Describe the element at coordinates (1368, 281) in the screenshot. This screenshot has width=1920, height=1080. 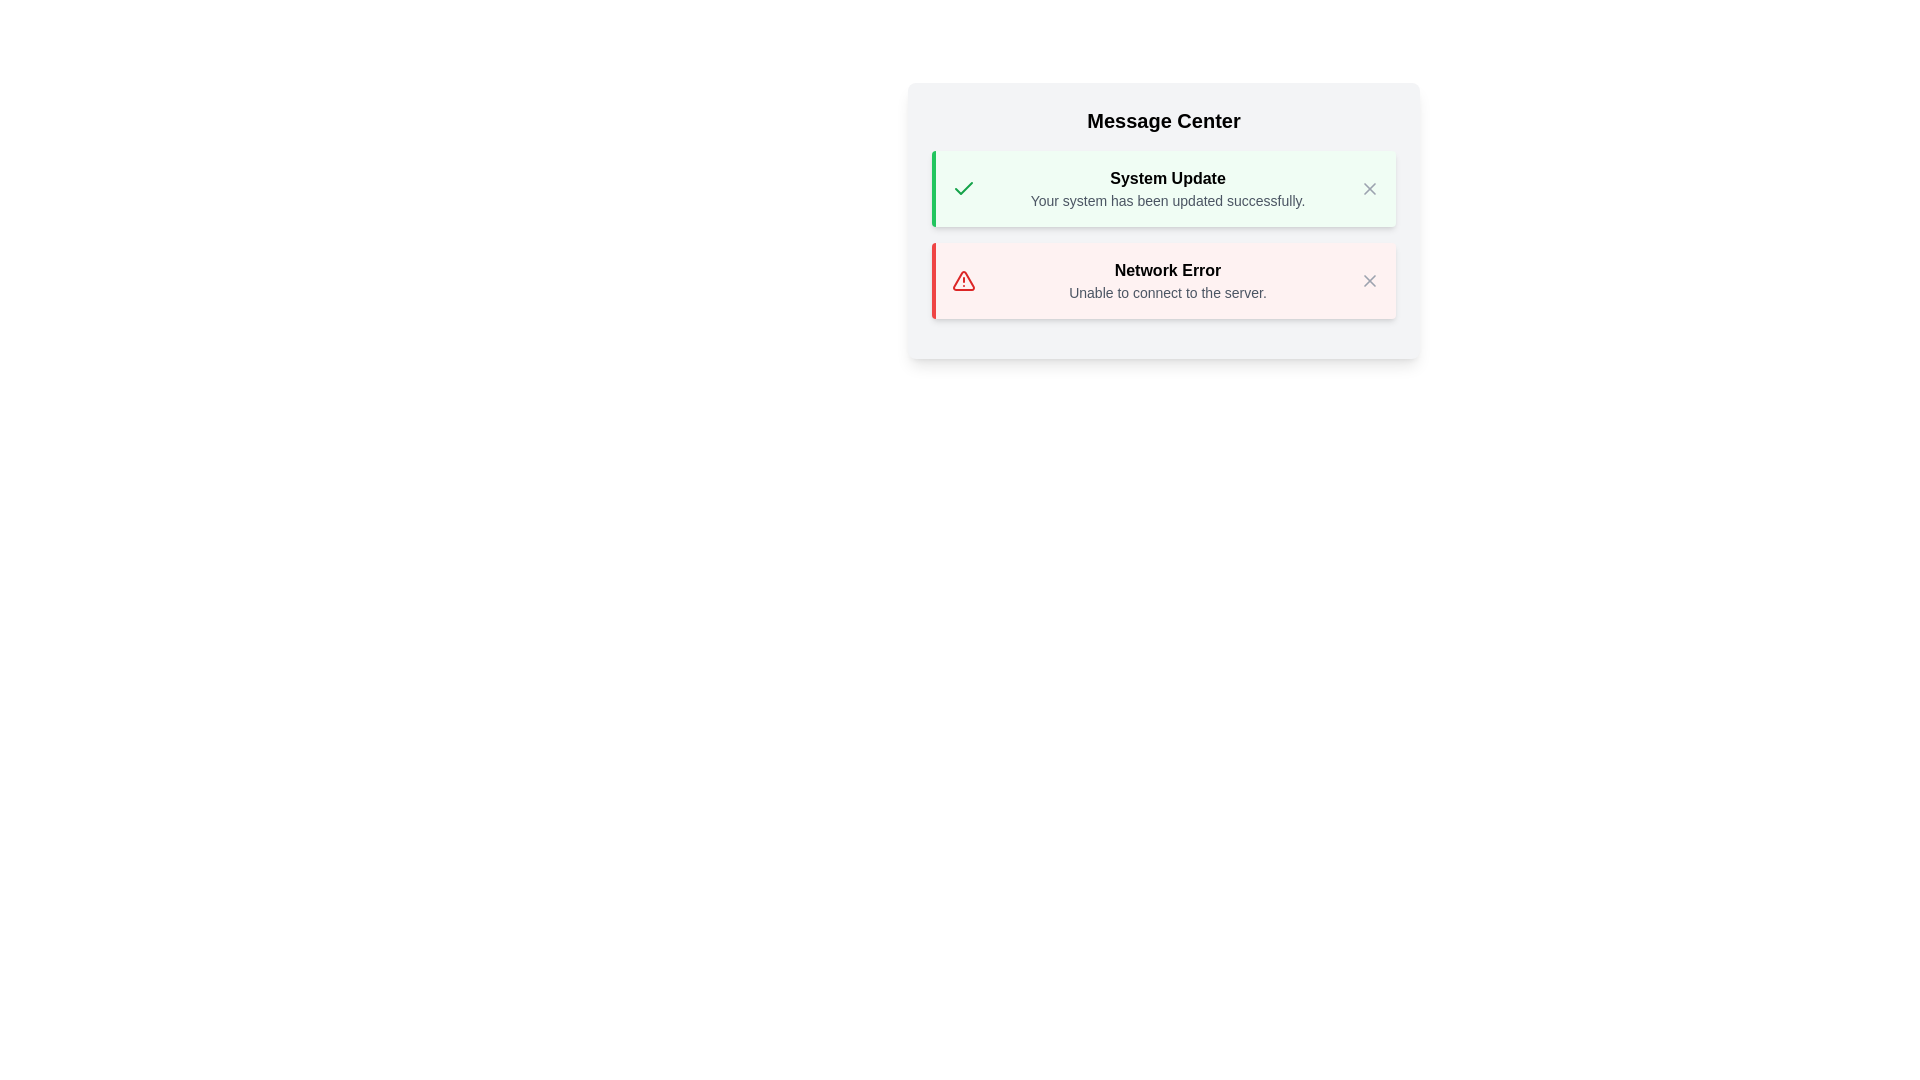
I see `the 'Close' button styled as an 'X' inside a square, located within the 'Network Error' notification card, to change its color` at that location.